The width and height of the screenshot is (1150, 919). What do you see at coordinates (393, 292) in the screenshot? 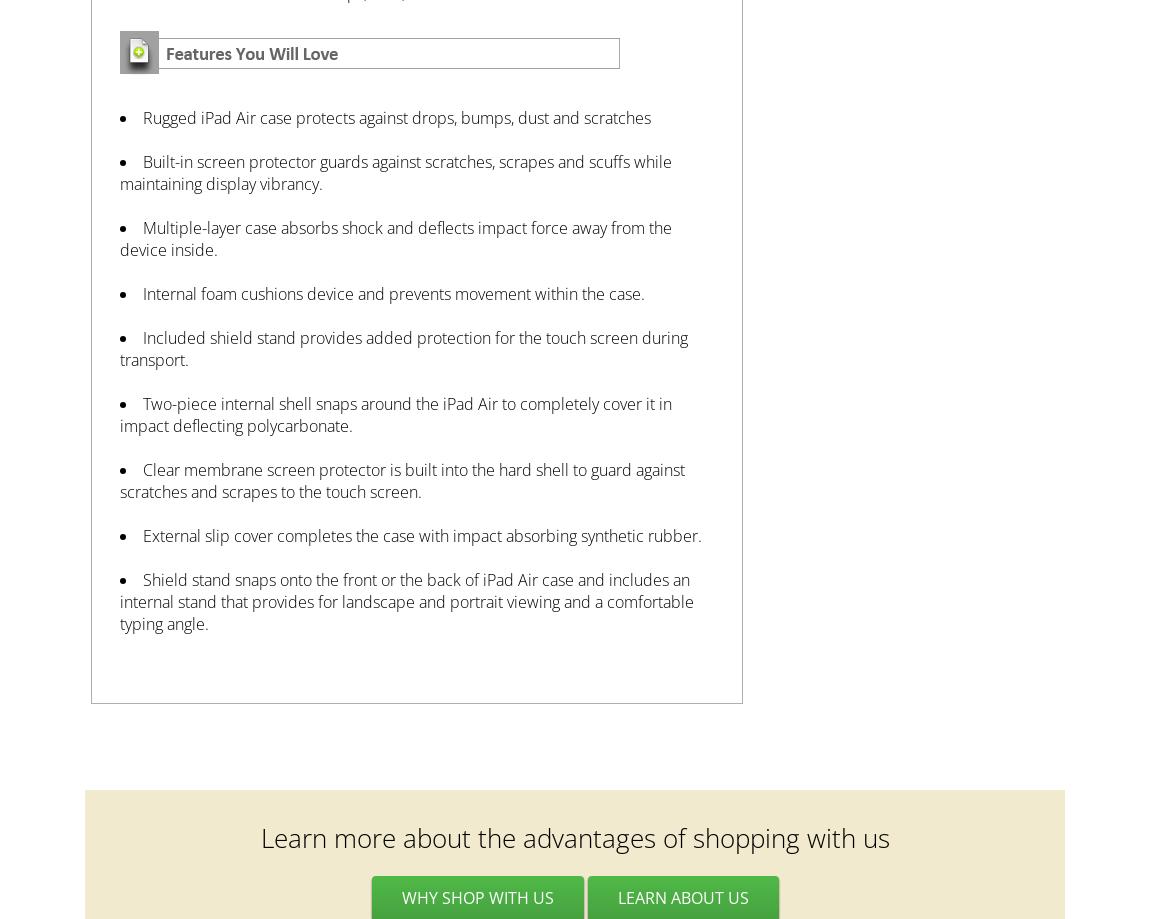
I see `'Internal foam cushions device and prevents movement within the case.'` at bounding box center [393, 292].